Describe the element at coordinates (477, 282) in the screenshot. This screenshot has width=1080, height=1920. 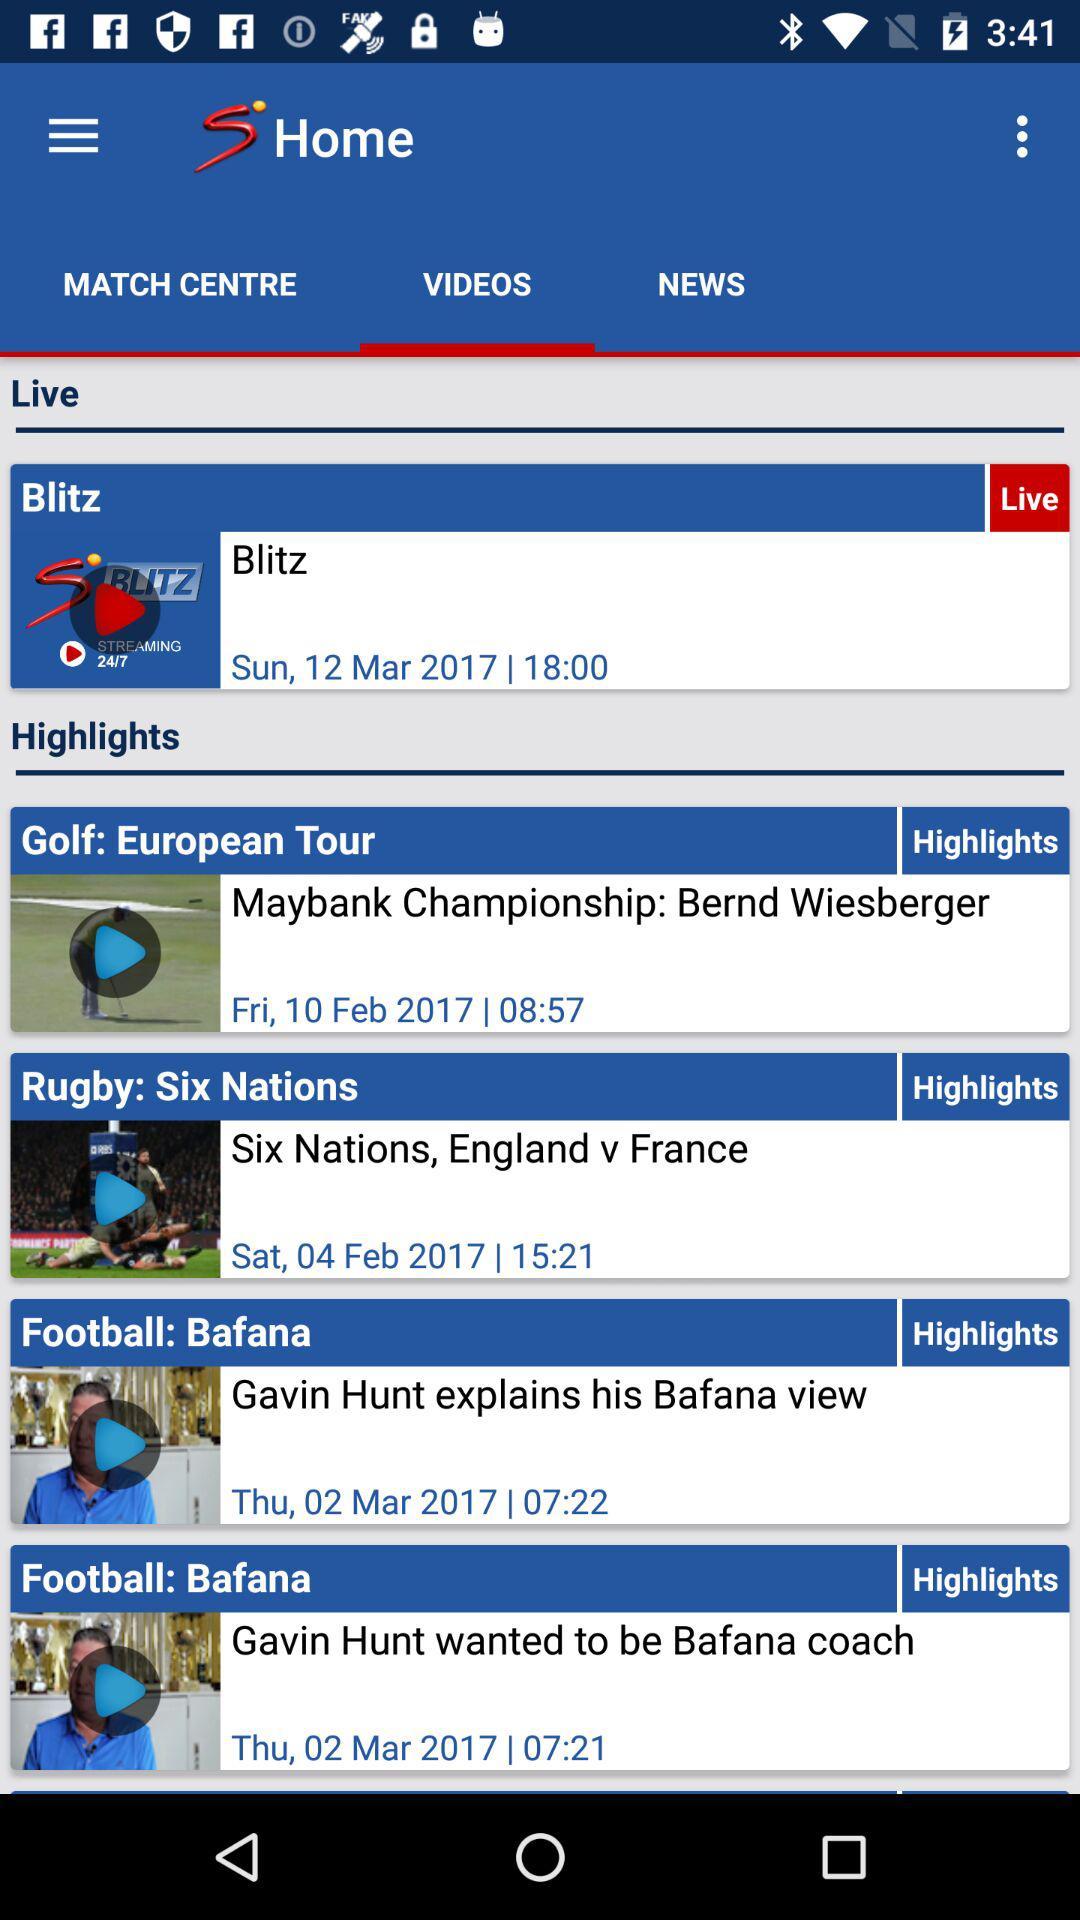
I see `the app to the left of news` at that location.